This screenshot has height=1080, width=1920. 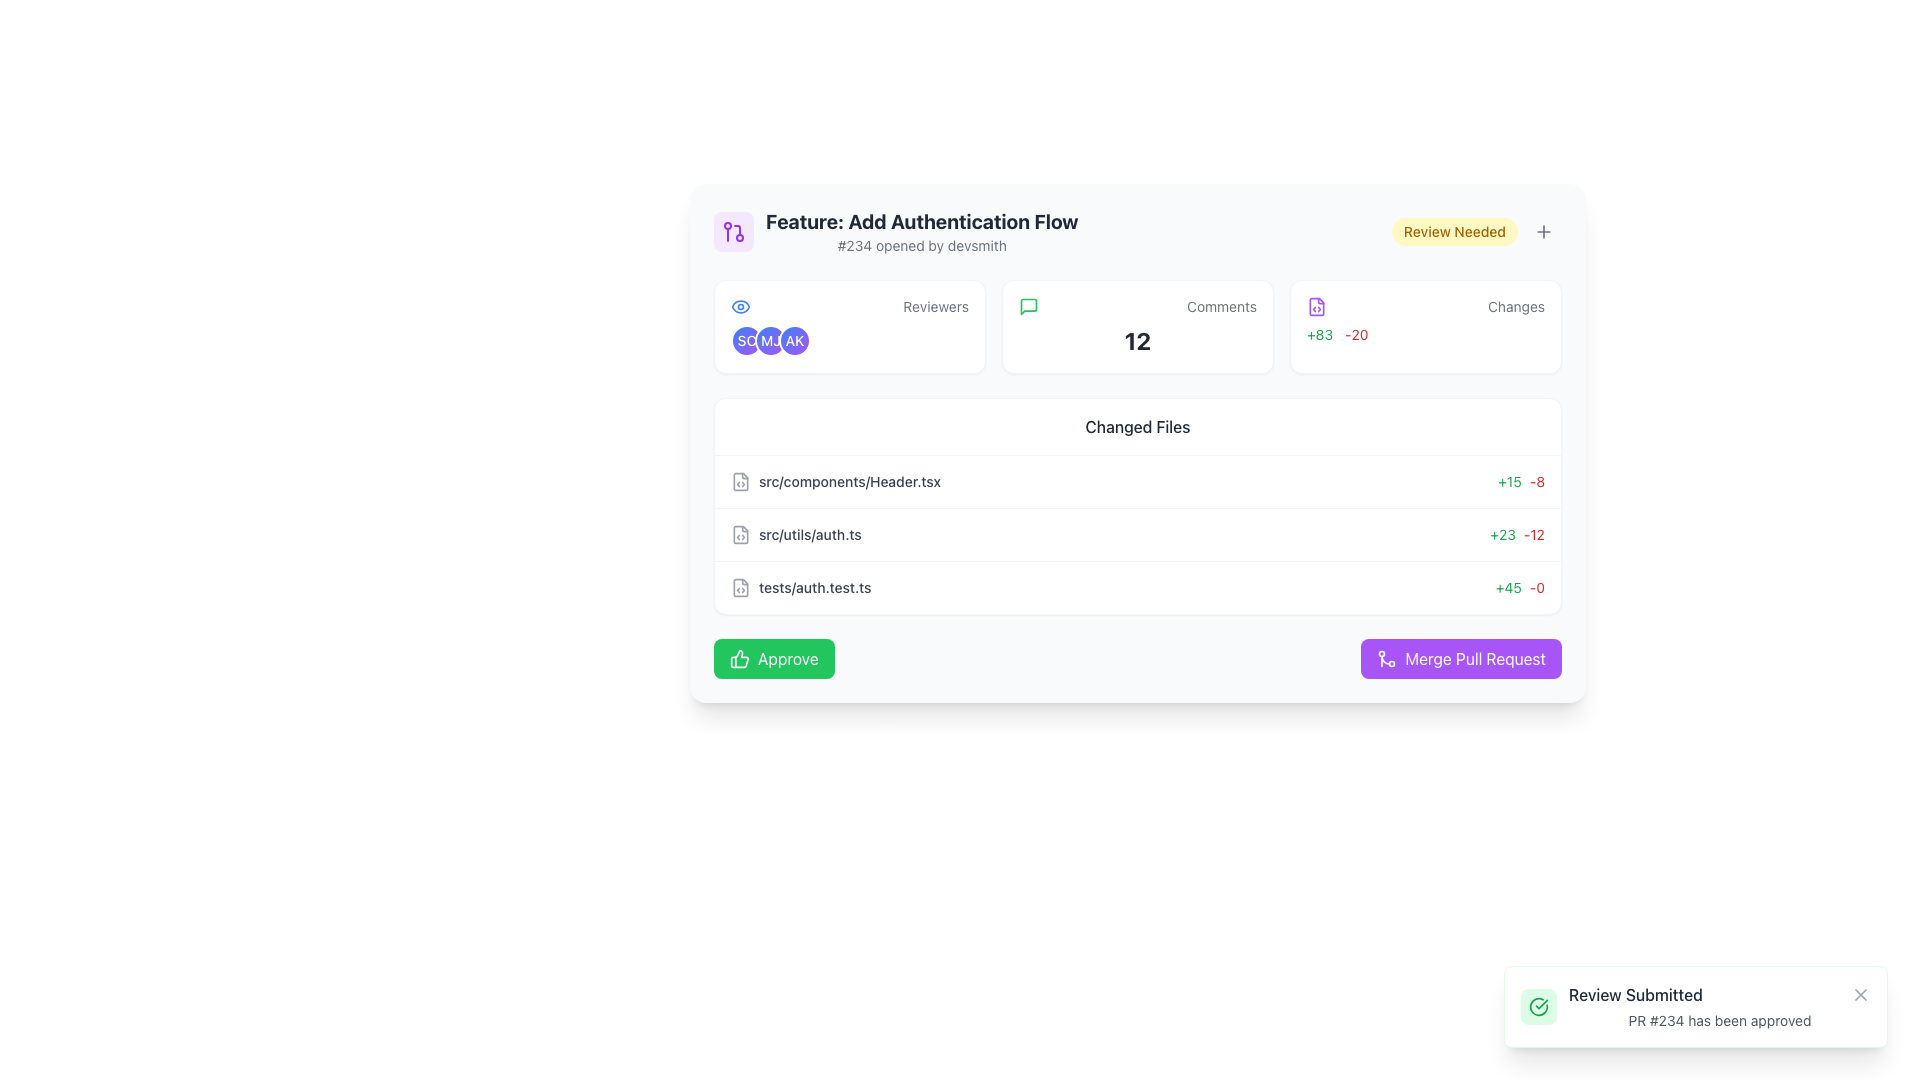 What do you see at coordinates (739, 482) in the screenshot?
I see `the file icon located between the left-pointing and right-pointing arrows in the file management interface` at bounding box center [739, 482].